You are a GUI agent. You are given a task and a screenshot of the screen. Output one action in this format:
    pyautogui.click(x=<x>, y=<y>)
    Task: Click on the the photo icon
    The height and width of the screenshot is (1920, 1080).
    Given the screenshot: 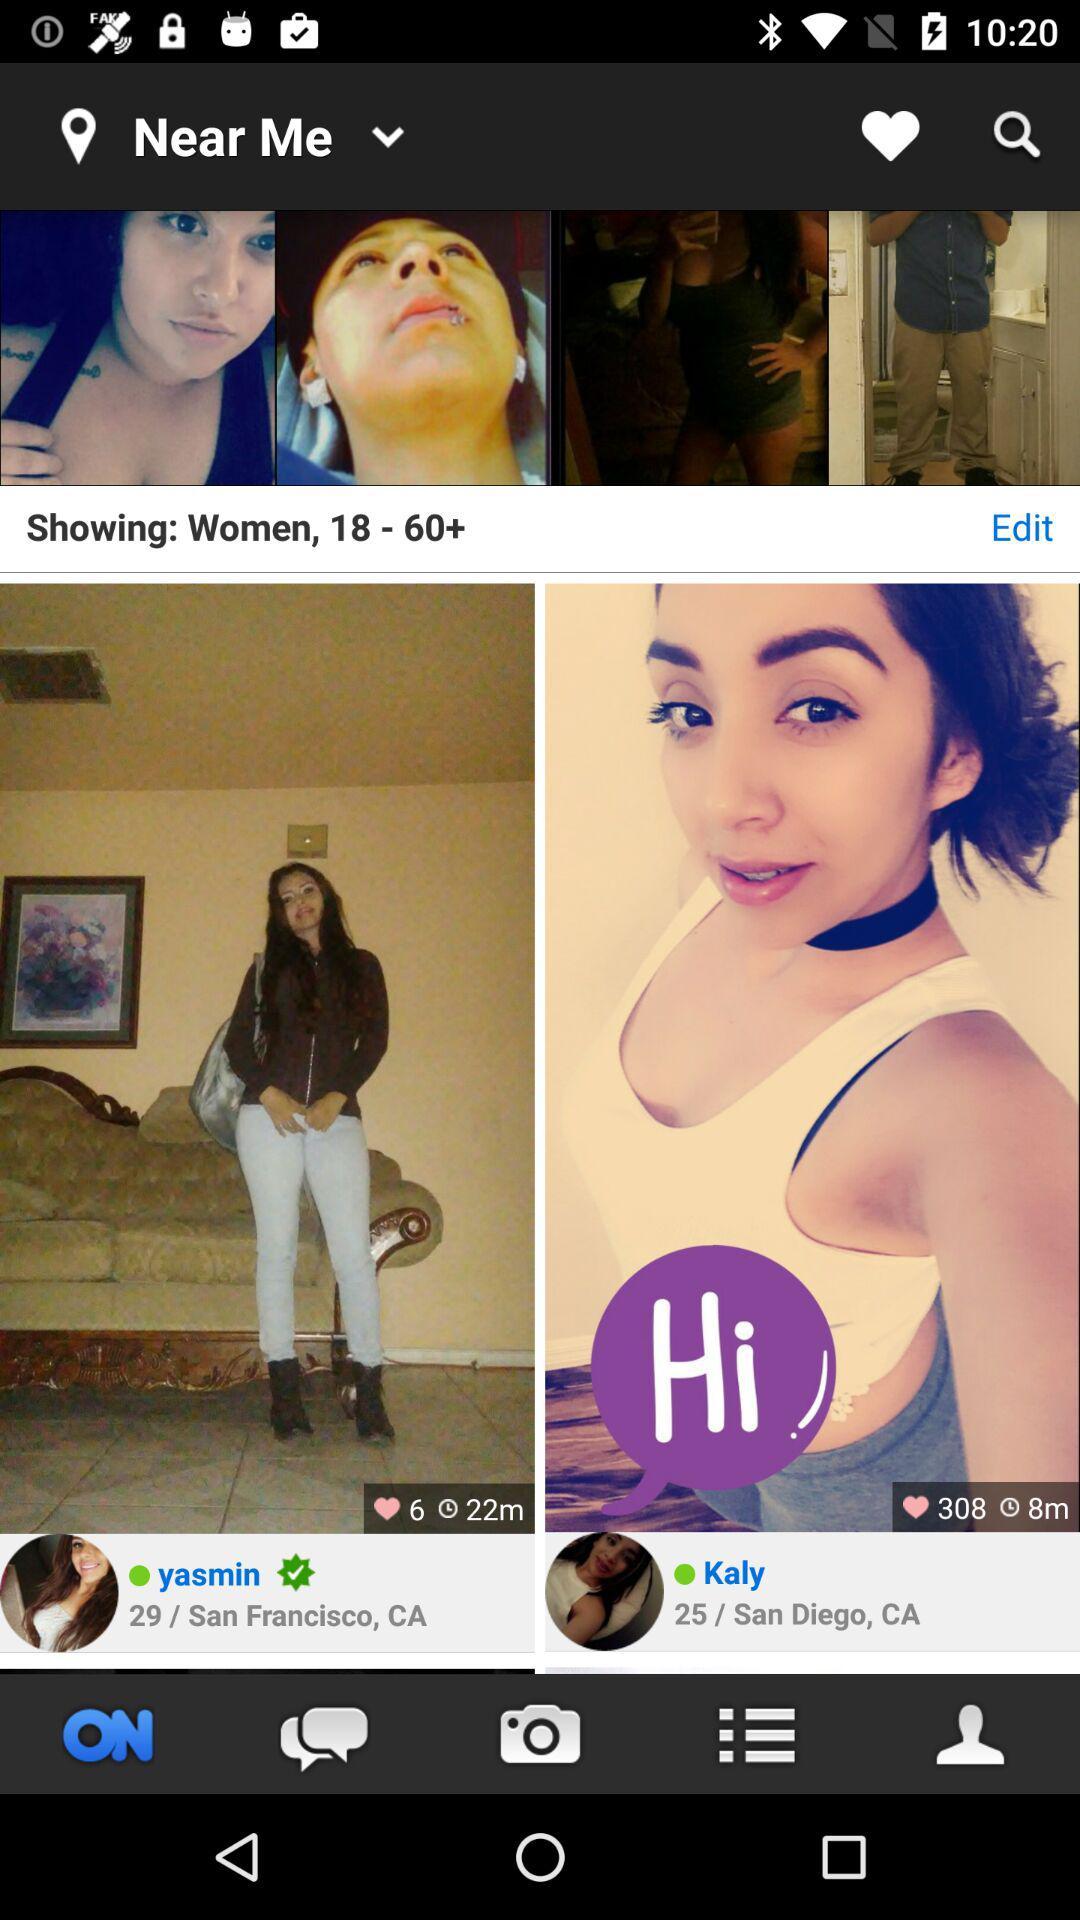 What is the action you would take?
    pyautogui.click(x=540, y=1733)
    